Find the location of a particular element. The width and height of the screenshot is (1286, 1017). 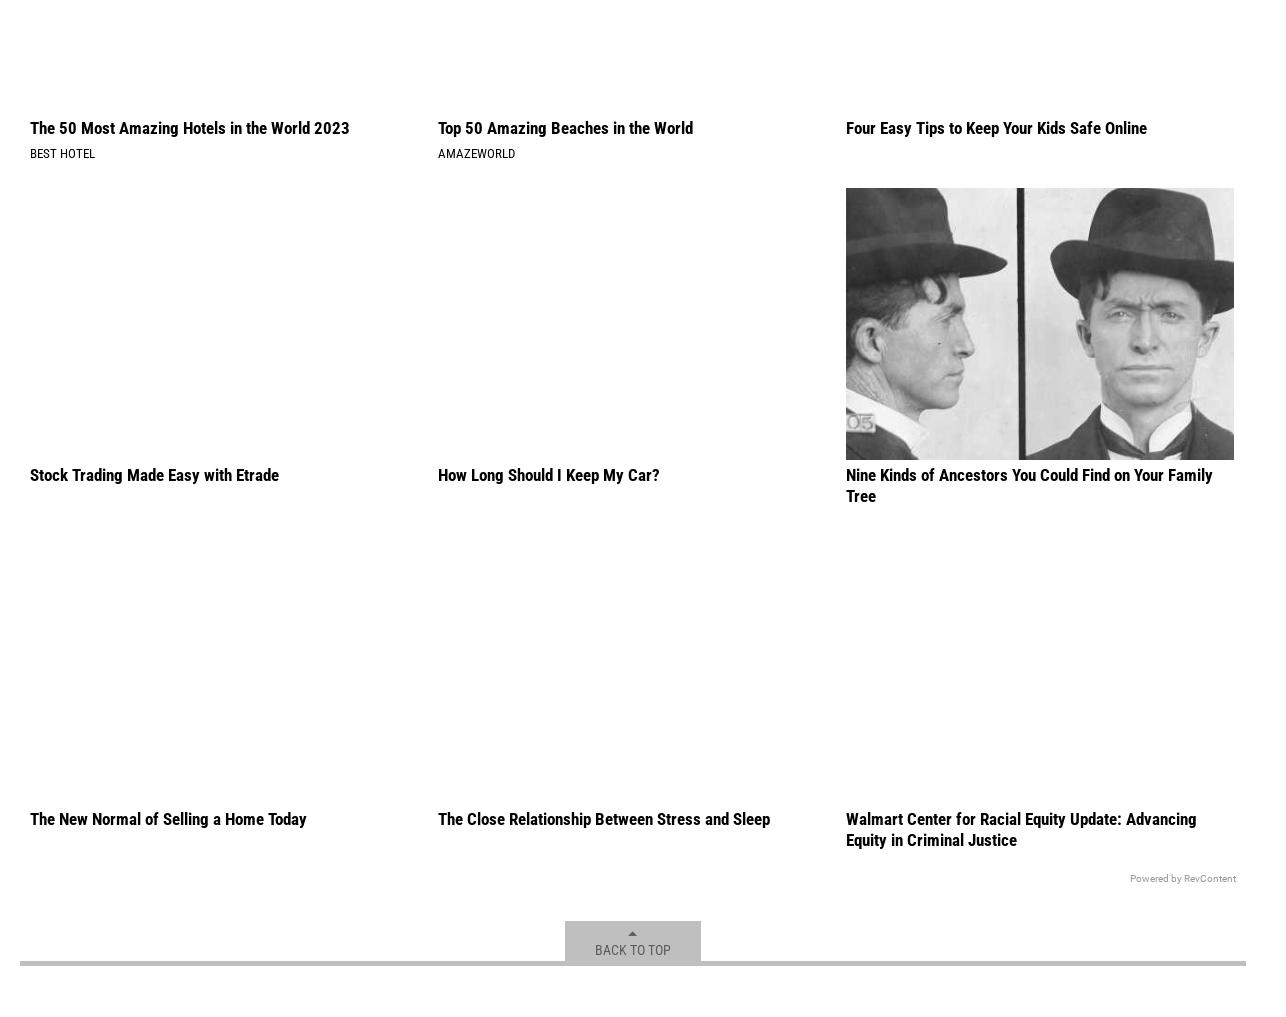

'Nine Kinds of Ancestors You Could Find on Your Family Tree' is located at coordinates (846, 780).